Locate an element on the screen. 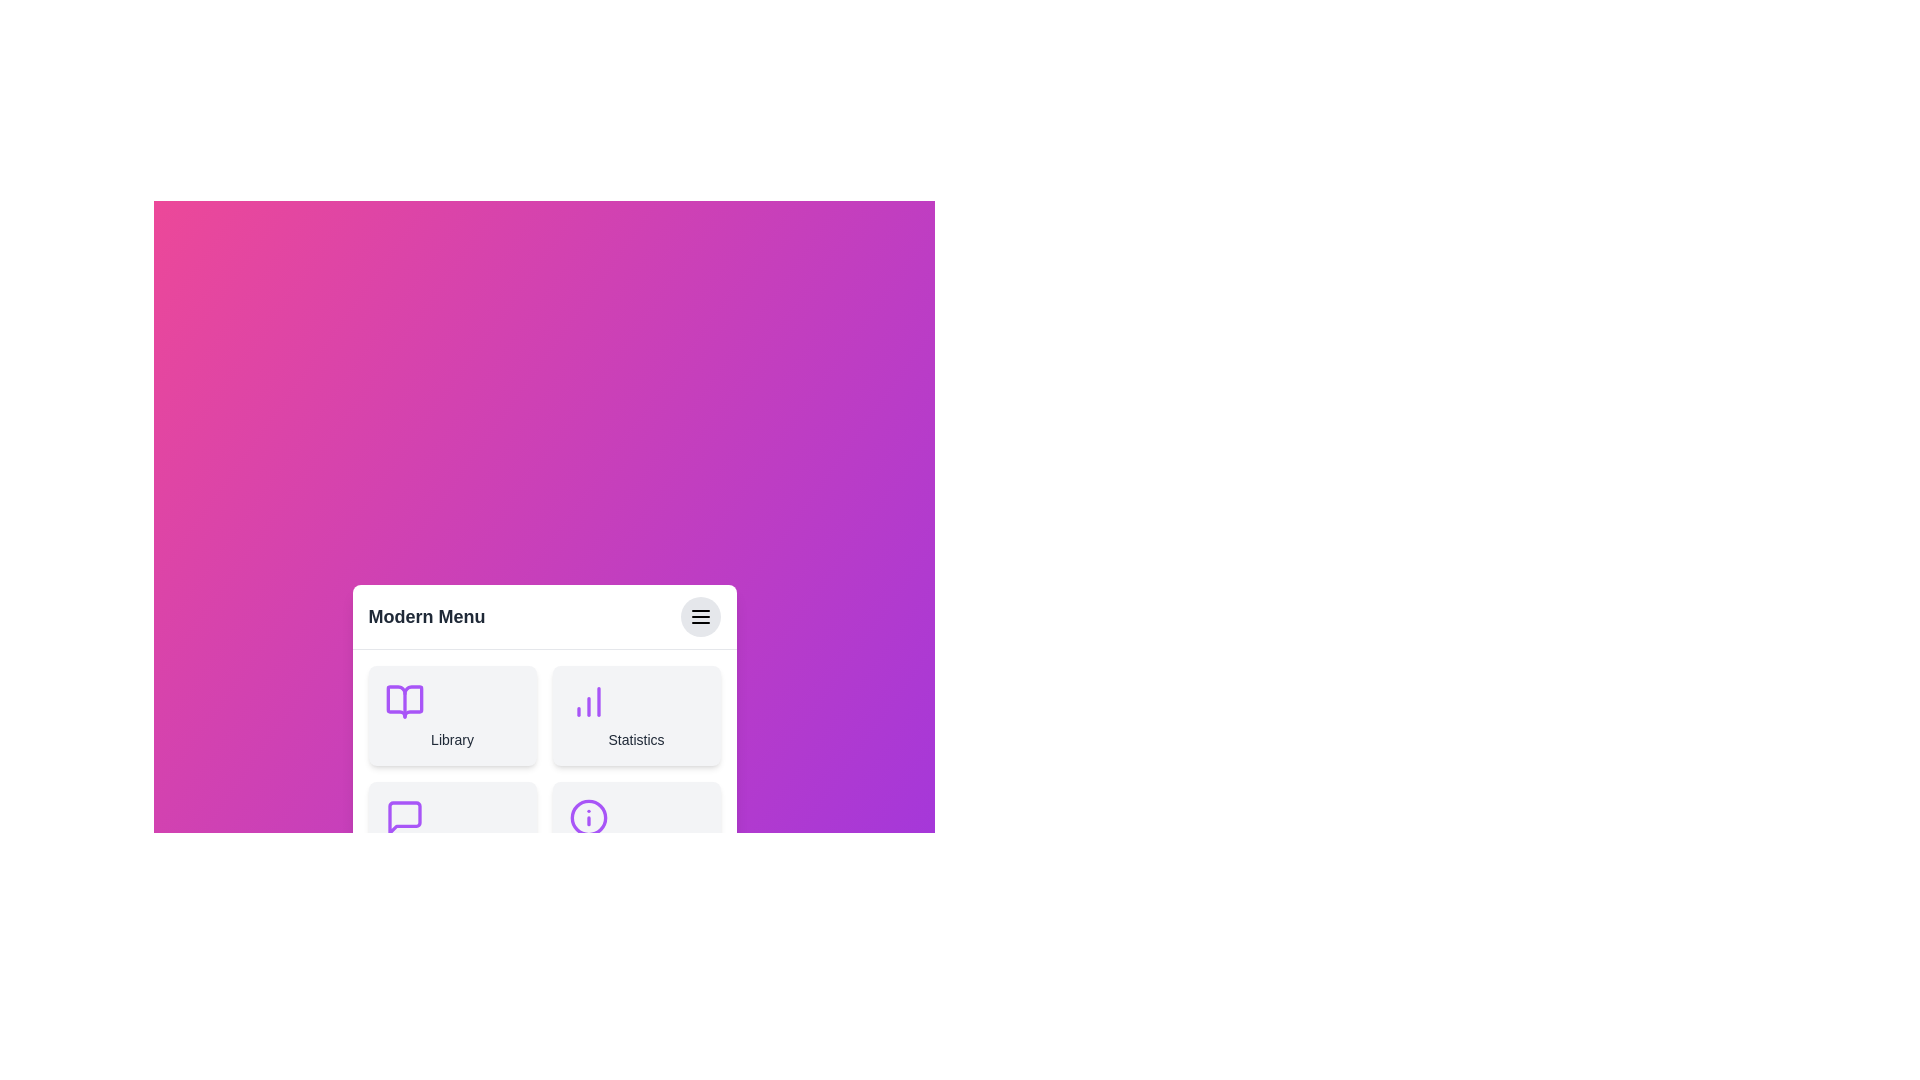  the menu item About by clicking on it is located at coordinates (635, 831).